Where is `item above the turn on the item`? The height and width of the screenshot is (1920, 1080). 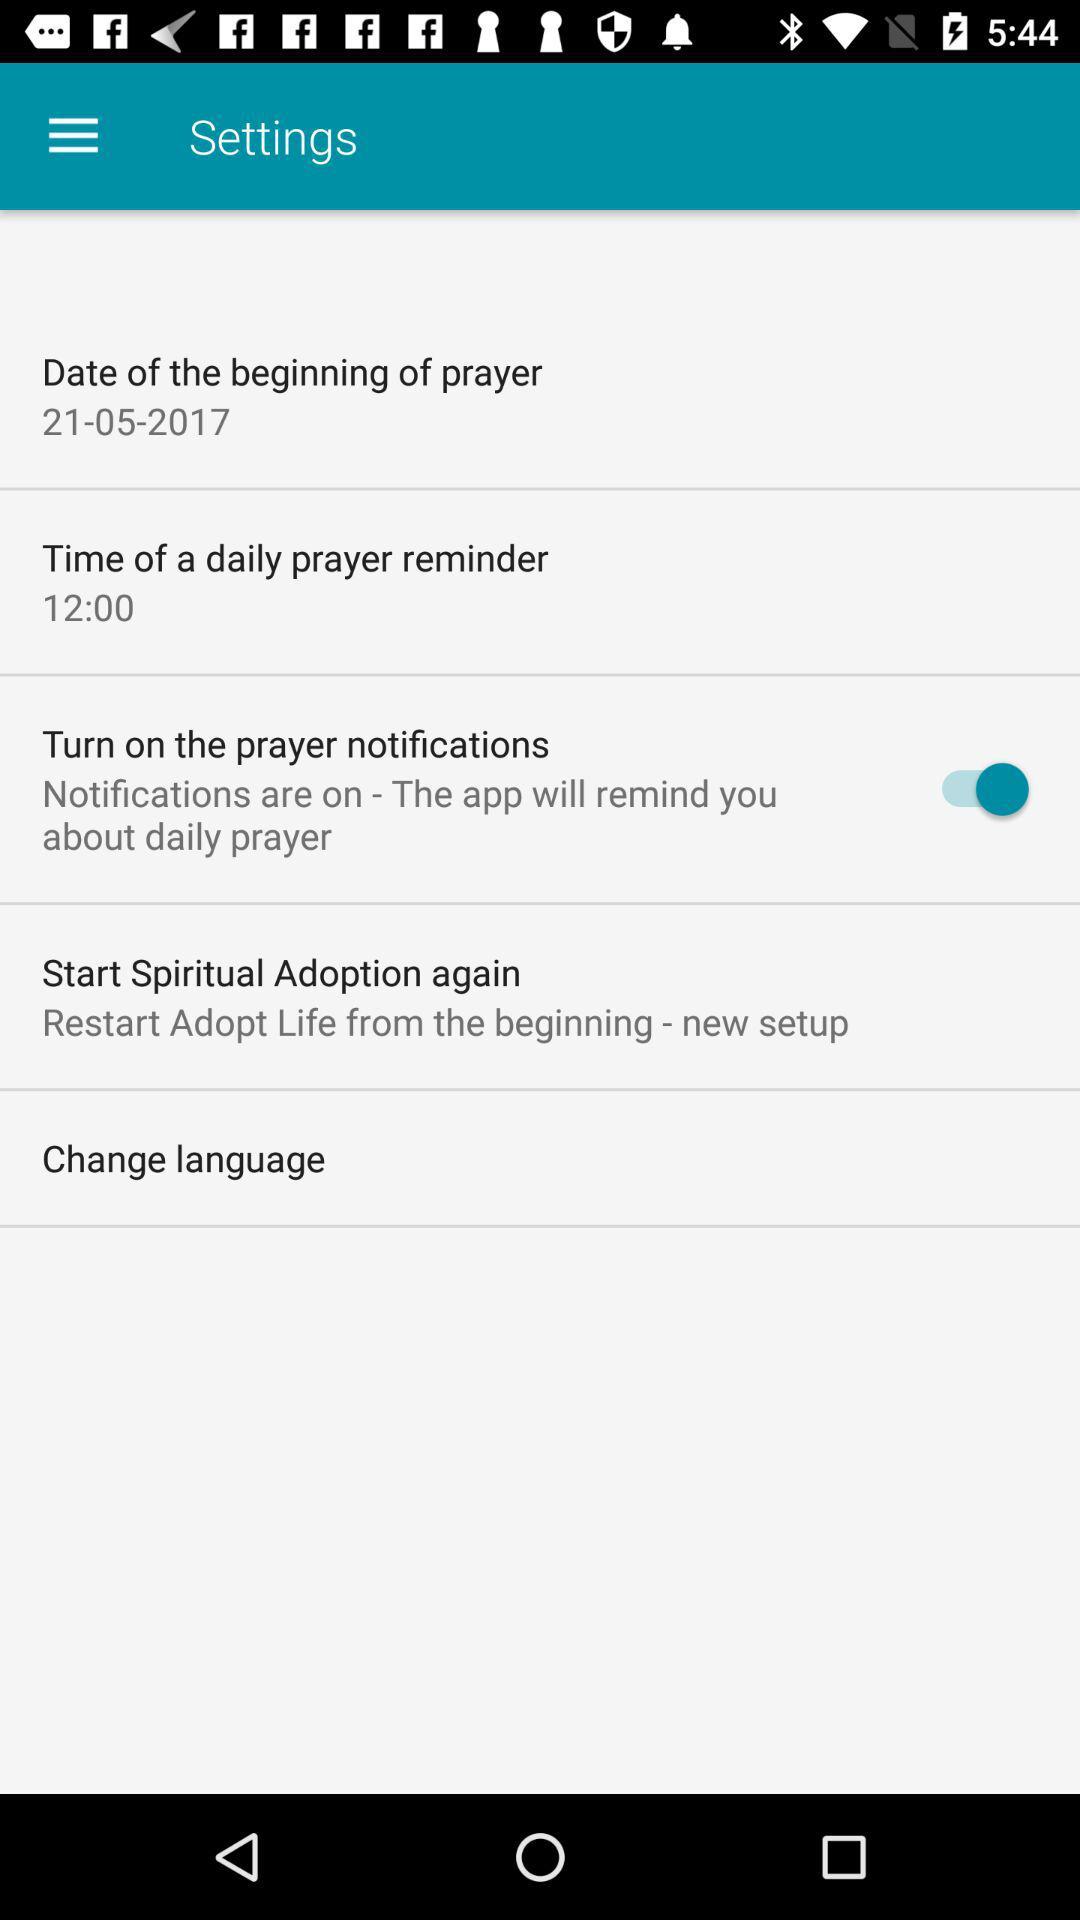
item above the turn on the item is located at coordinates (87, 605).